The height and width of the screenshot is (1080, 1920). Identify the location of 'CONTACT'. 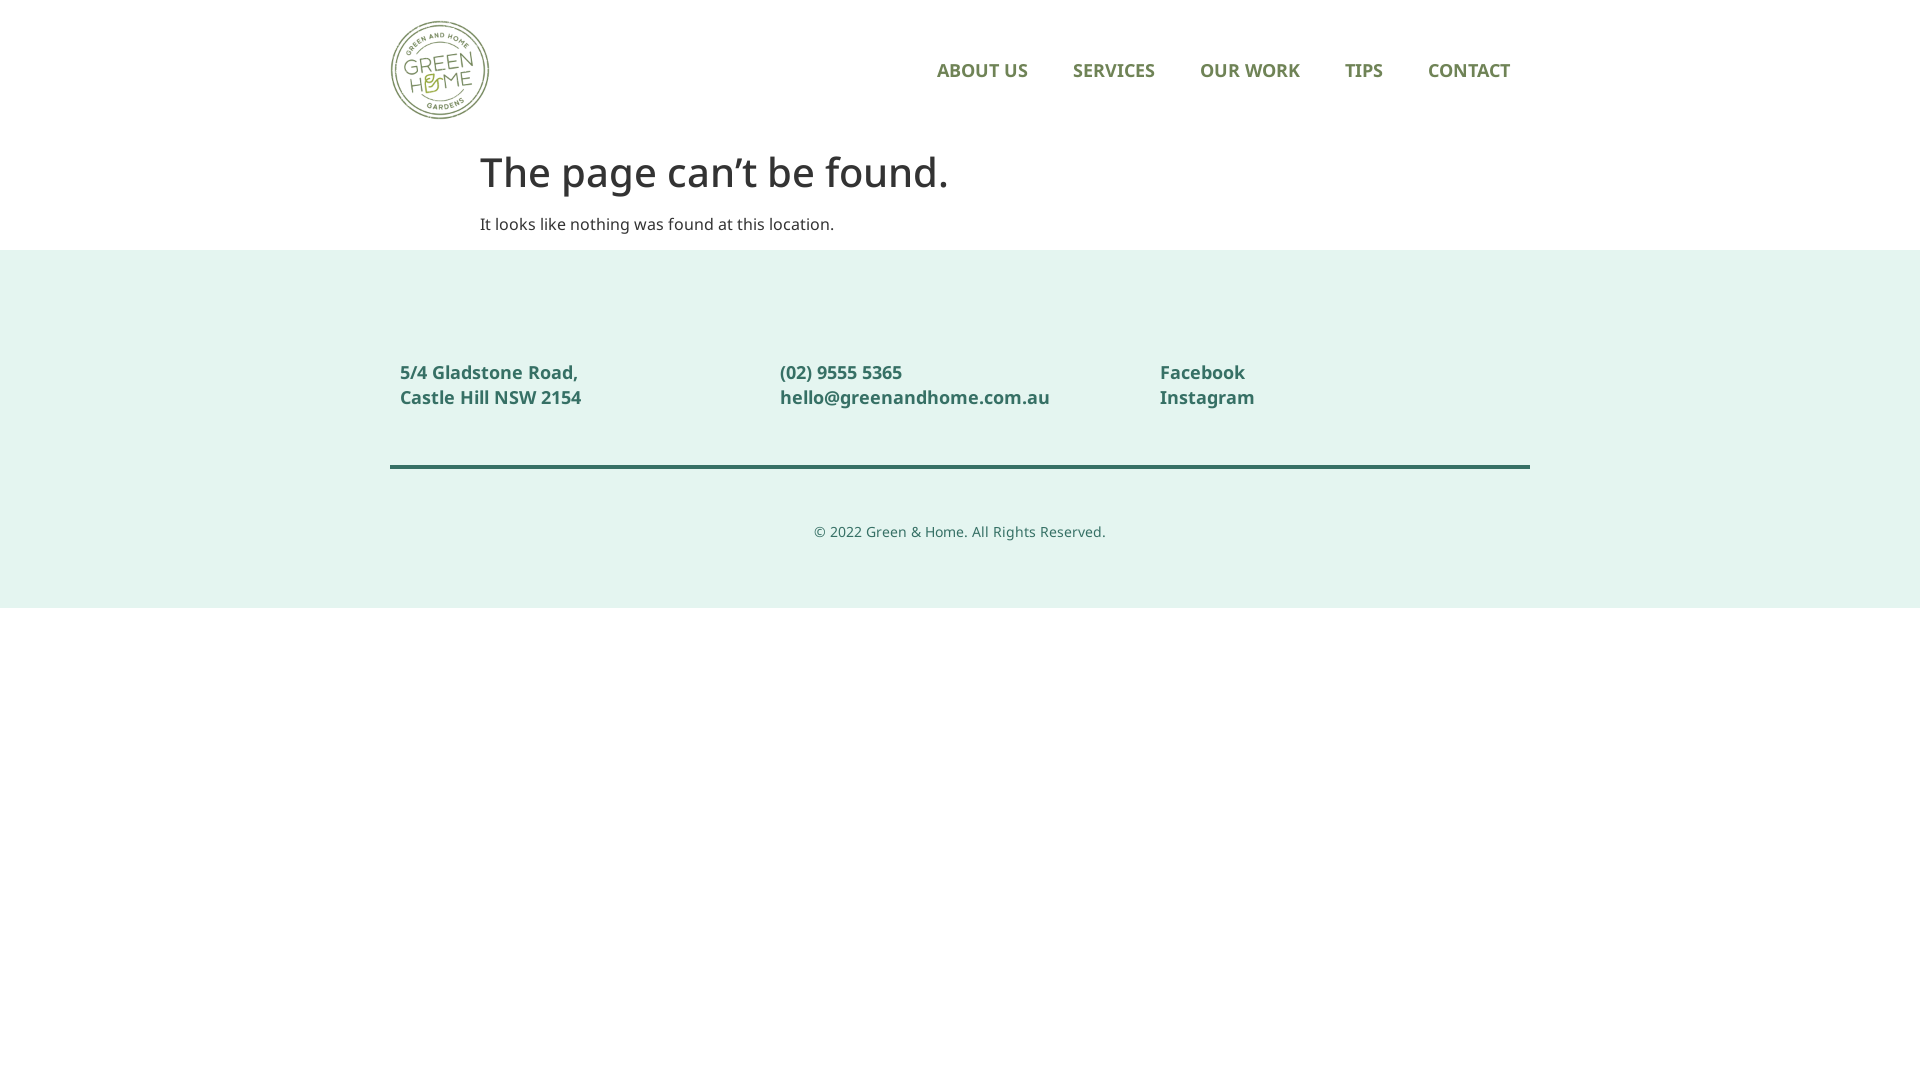
(1406, 69).